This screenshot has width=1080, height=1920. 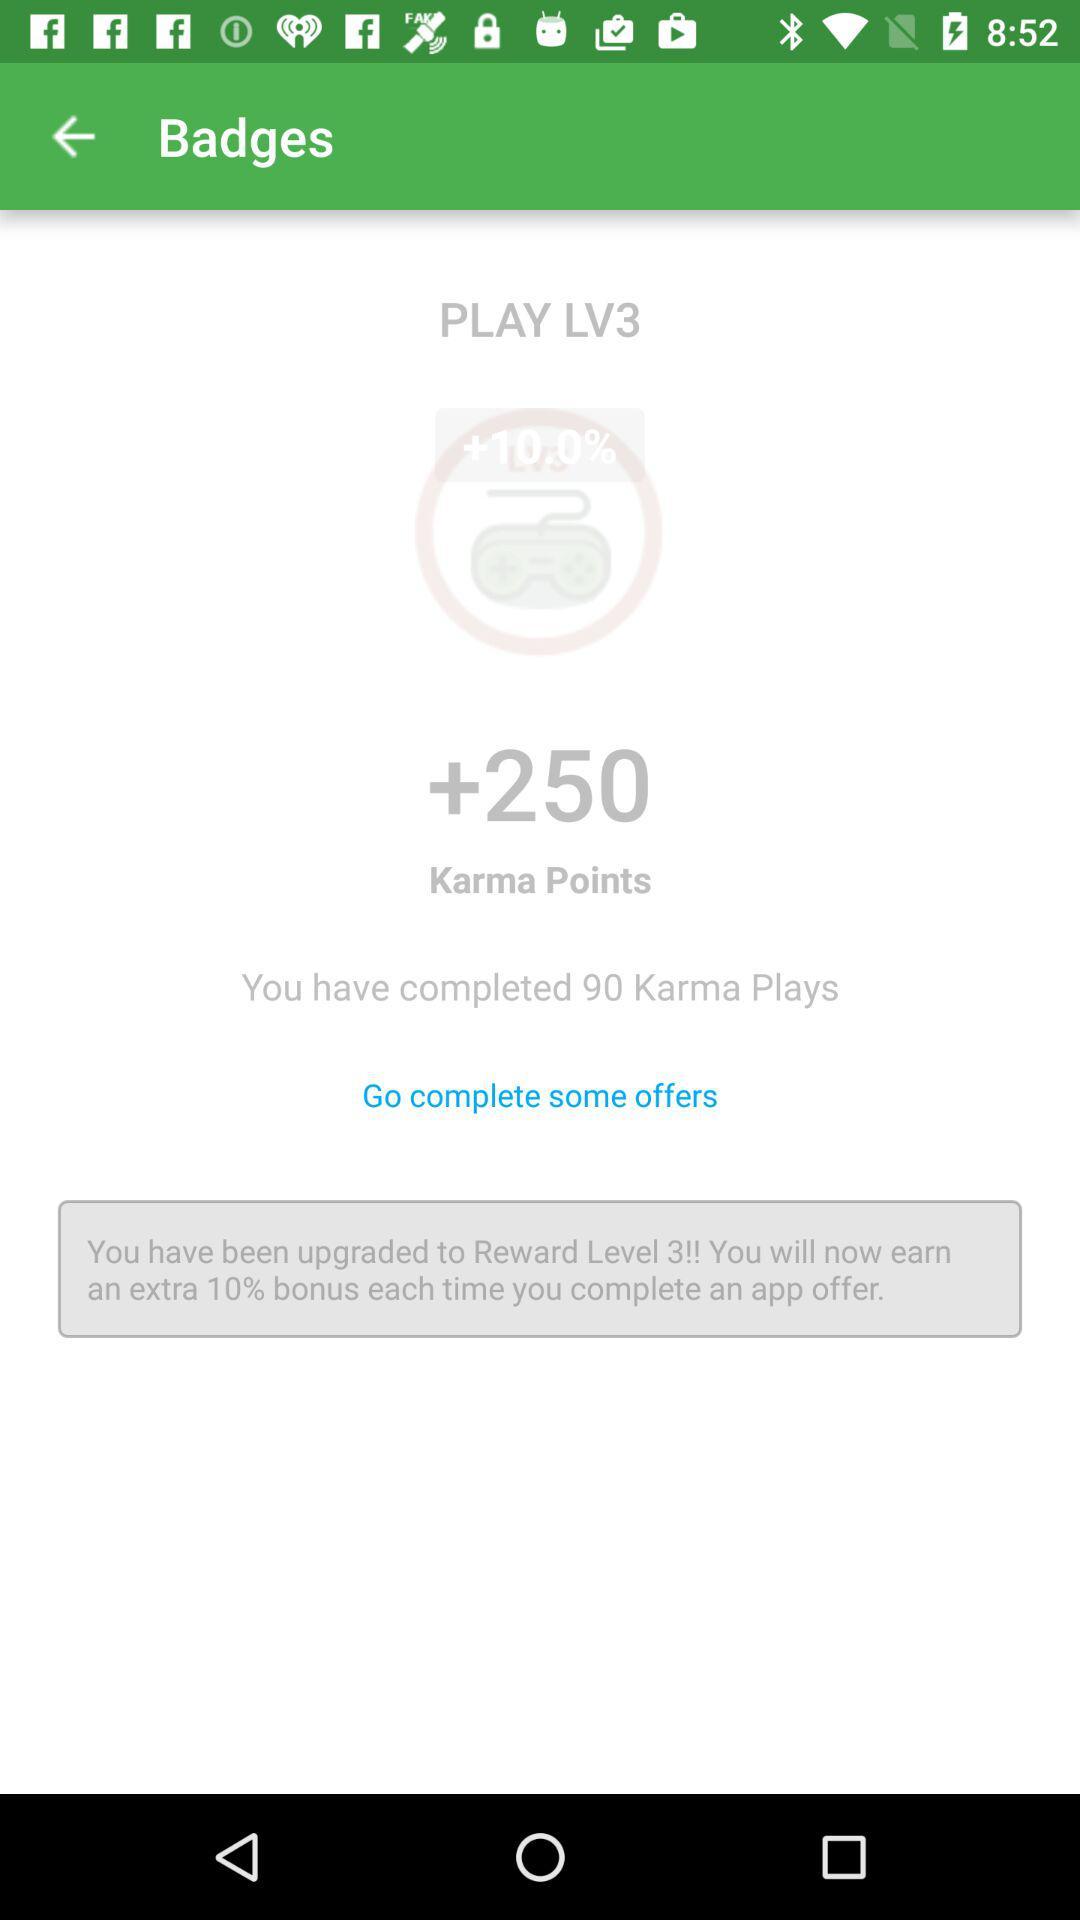 What do you see at coordinates (72, 135) in the screenshot?
I see `icon above play lv3 item` at bounding box center [72, 135].